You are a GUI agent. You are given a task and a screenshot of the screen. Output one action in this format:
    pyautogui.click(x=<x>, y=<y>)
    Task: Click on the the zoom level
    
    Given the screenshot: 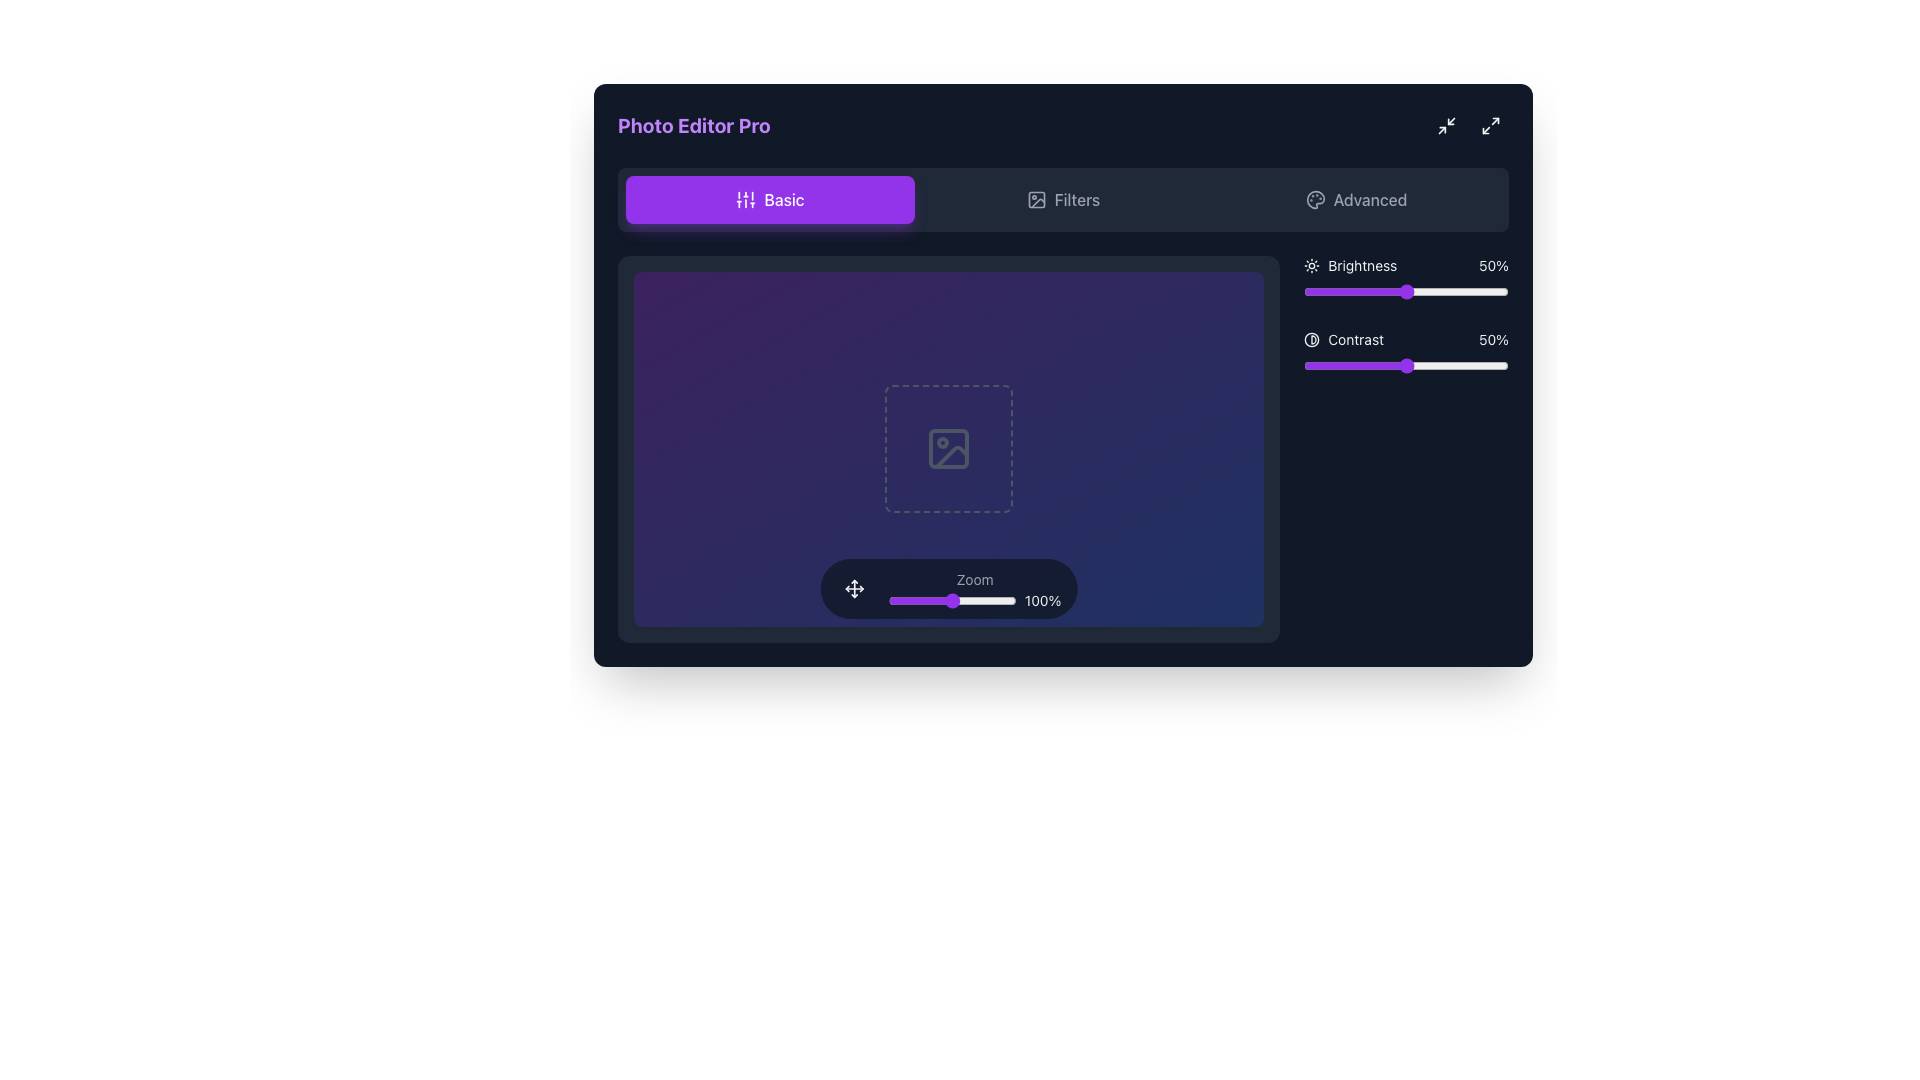 What is the action you would take?
    pyautogui.click(x=904, y=599)
    